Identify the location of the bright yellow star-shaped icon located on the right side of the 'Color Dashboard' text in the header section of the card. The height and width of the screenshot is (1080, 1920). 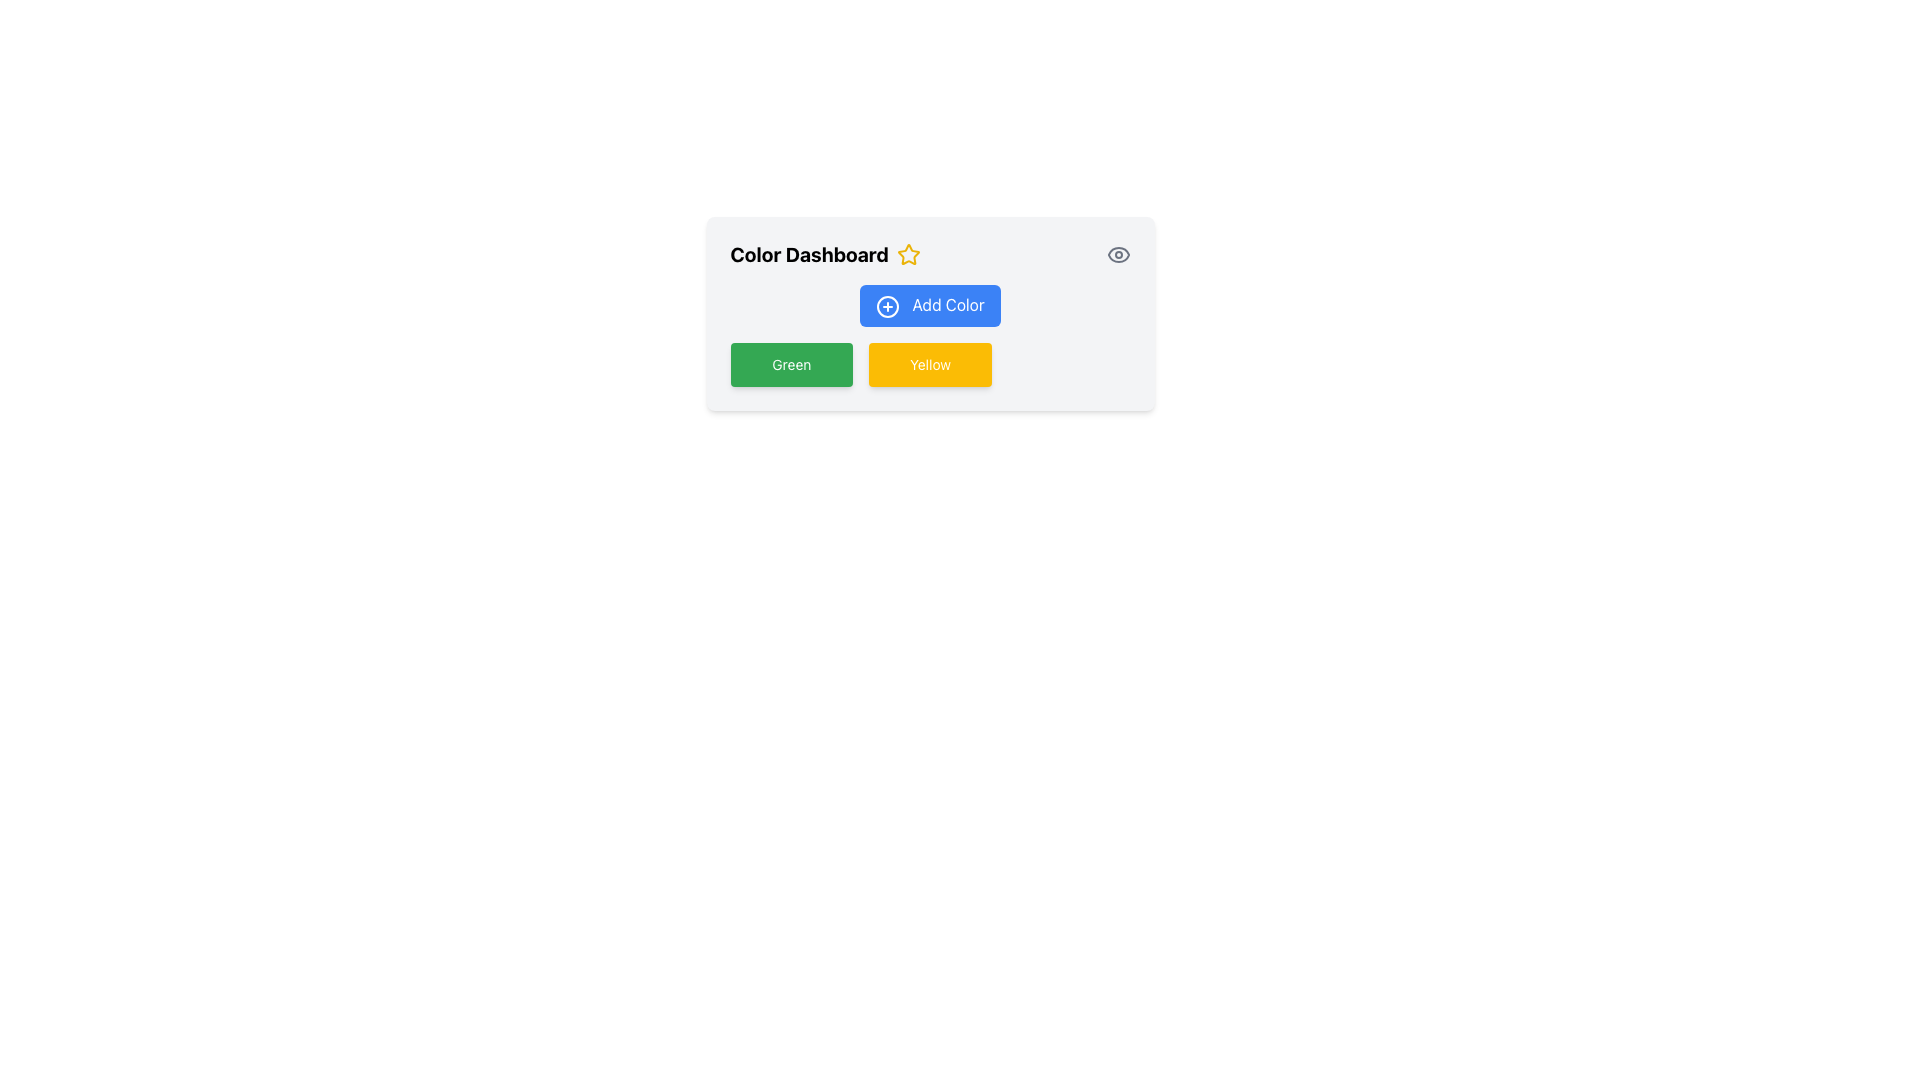
(907, 253).